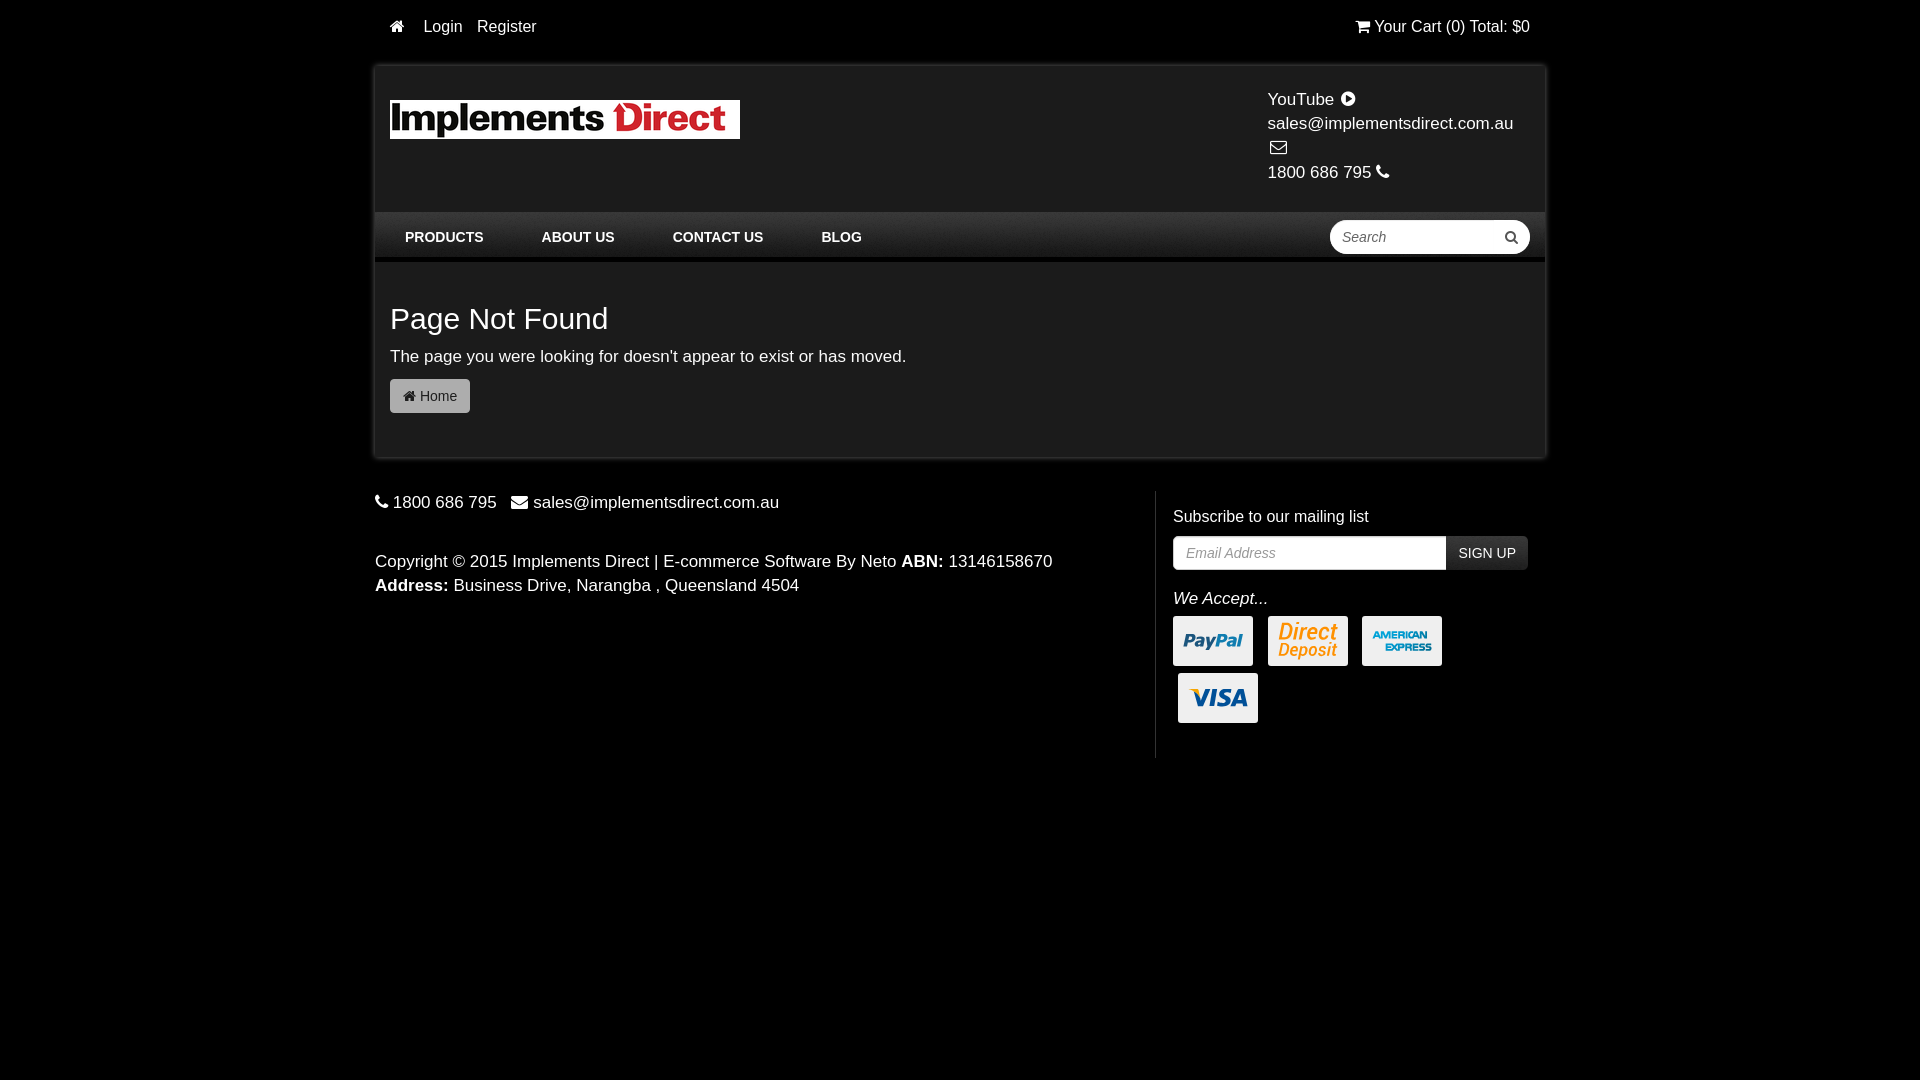 This screenshot has width=1920, height=1080. What do you see at coordinates (507, 26) in the screenshot?
I see `'Register'` at bounding box center [507, 26].